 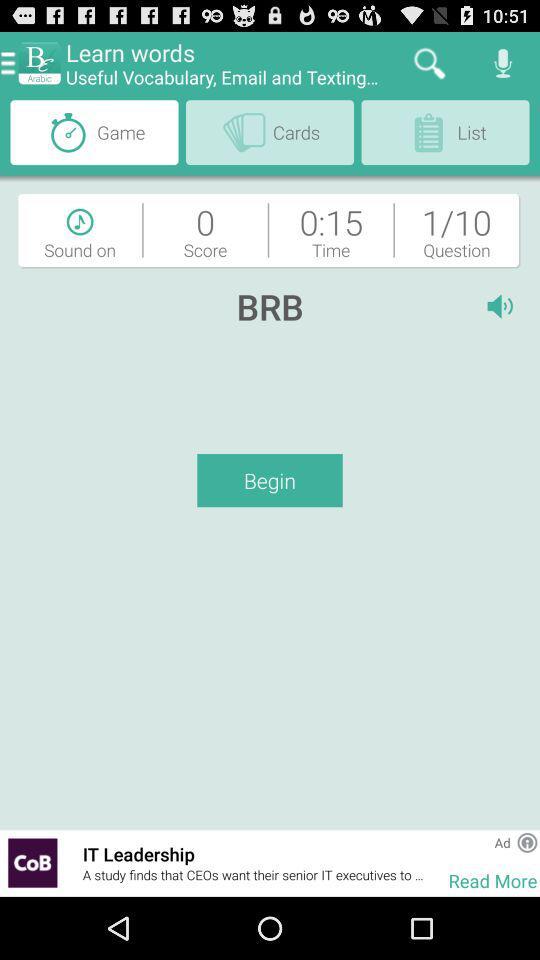 What do you see at coordinates (31, 862) in the screenshot?
I see `advertising` at bounding box center [31, 862].